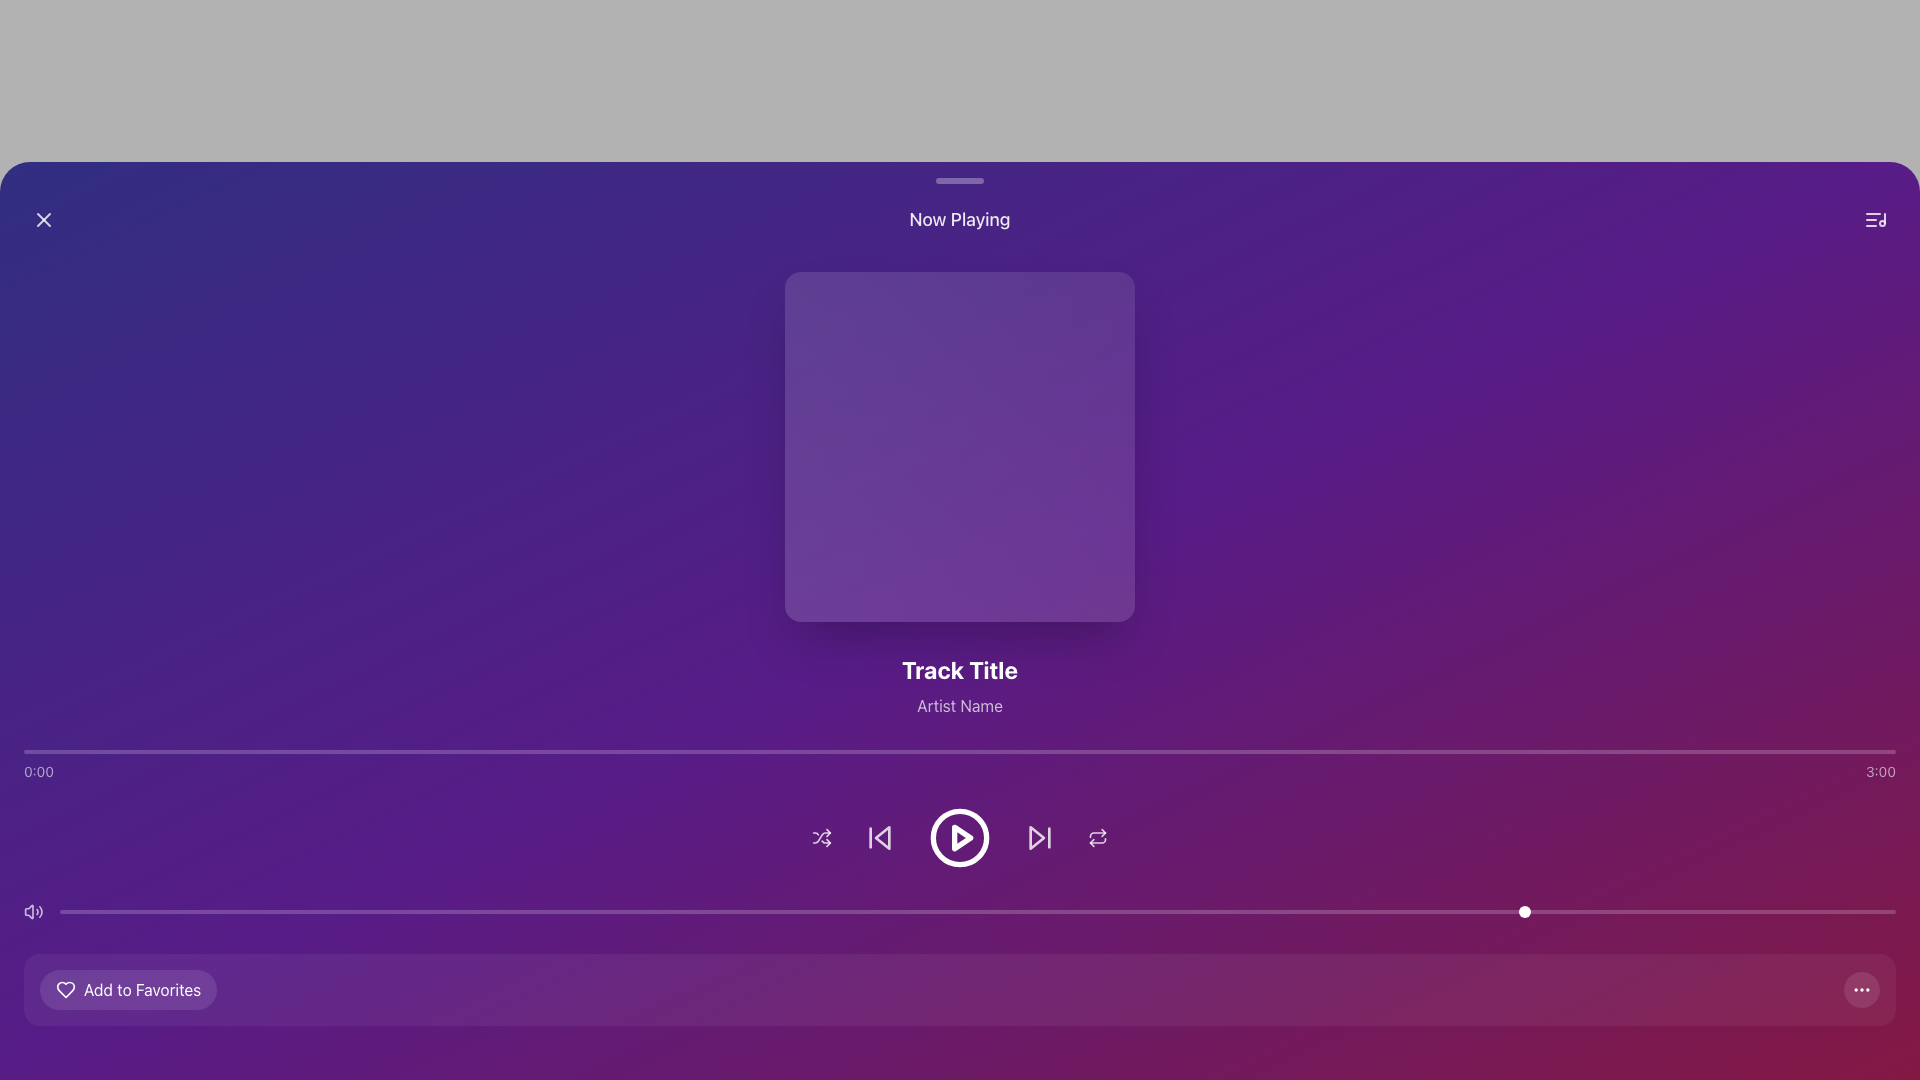 This screenshot has width=1920, height=1080. Describe the element at coordinates (192, 752) in the screenshot. I see `the playback progress` at that location.